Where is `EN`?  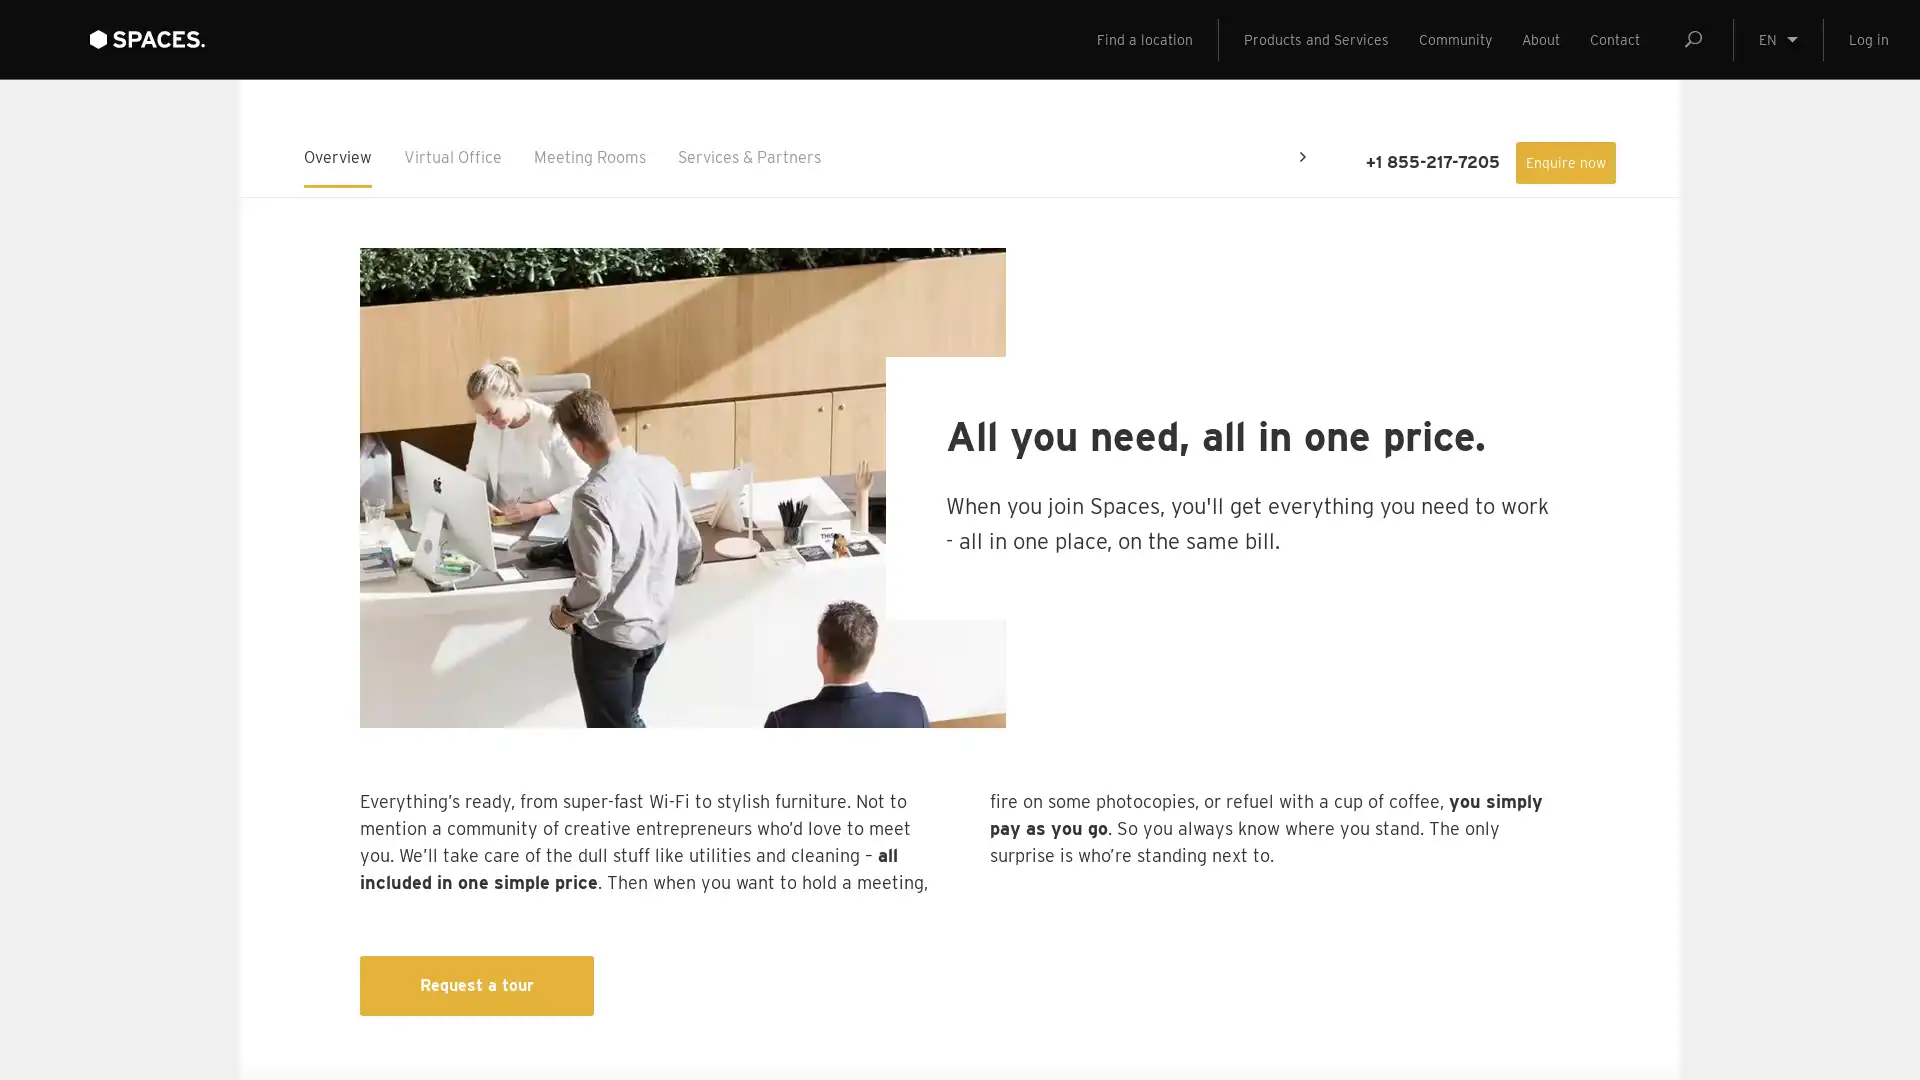
EN is located at coordinates (1778, 80).